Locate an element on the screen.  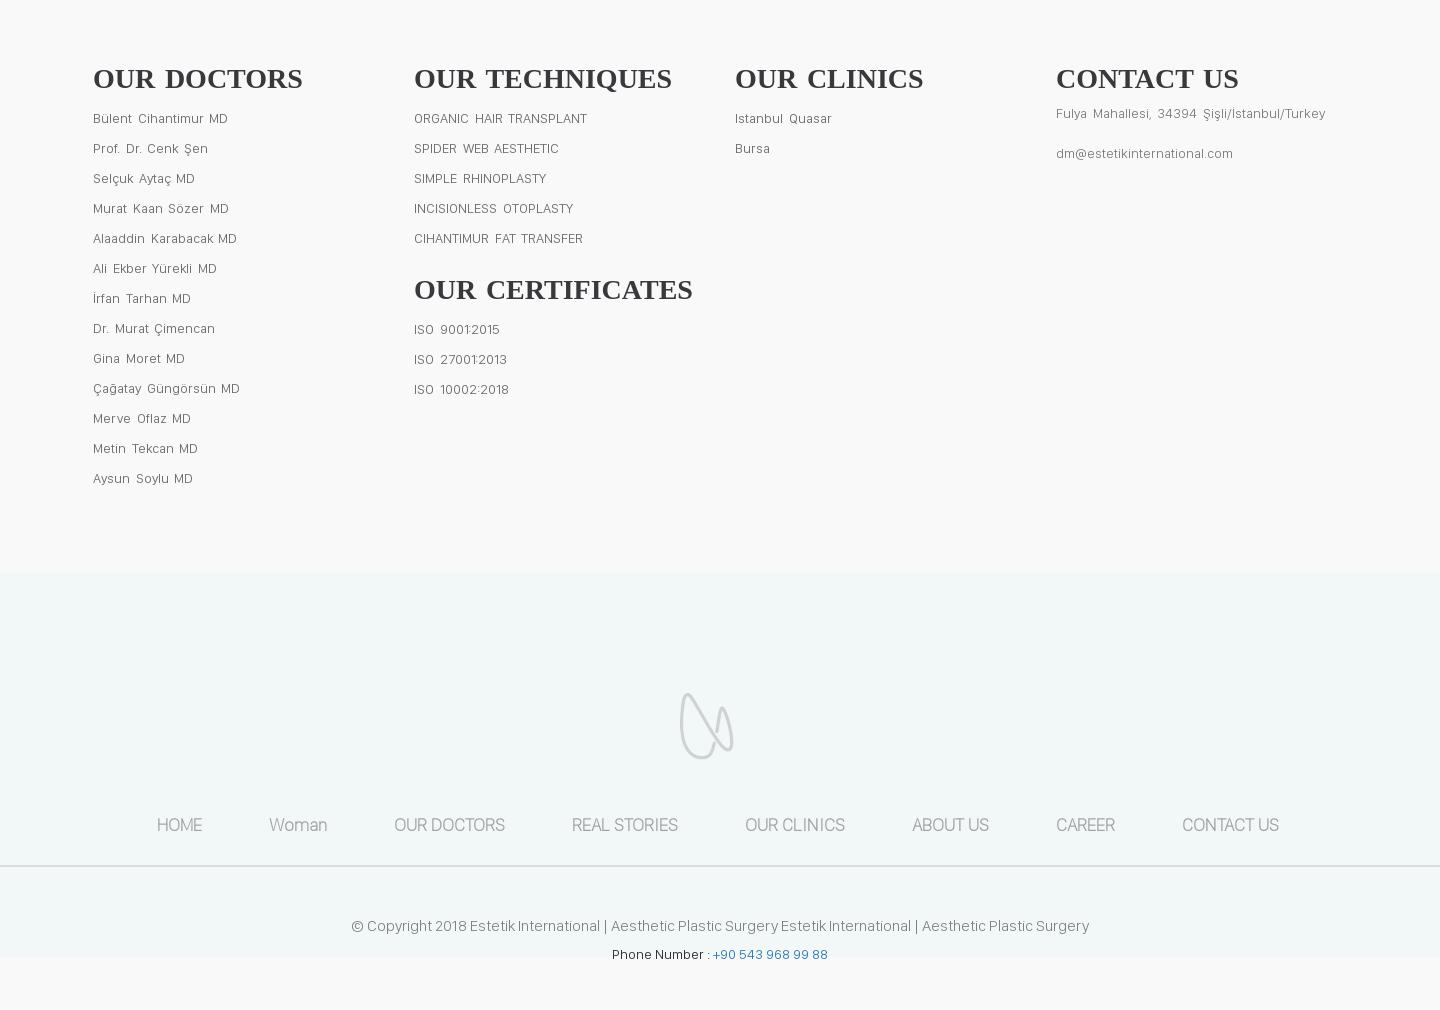
'CAREER' is located at coordinates (1083, 823).